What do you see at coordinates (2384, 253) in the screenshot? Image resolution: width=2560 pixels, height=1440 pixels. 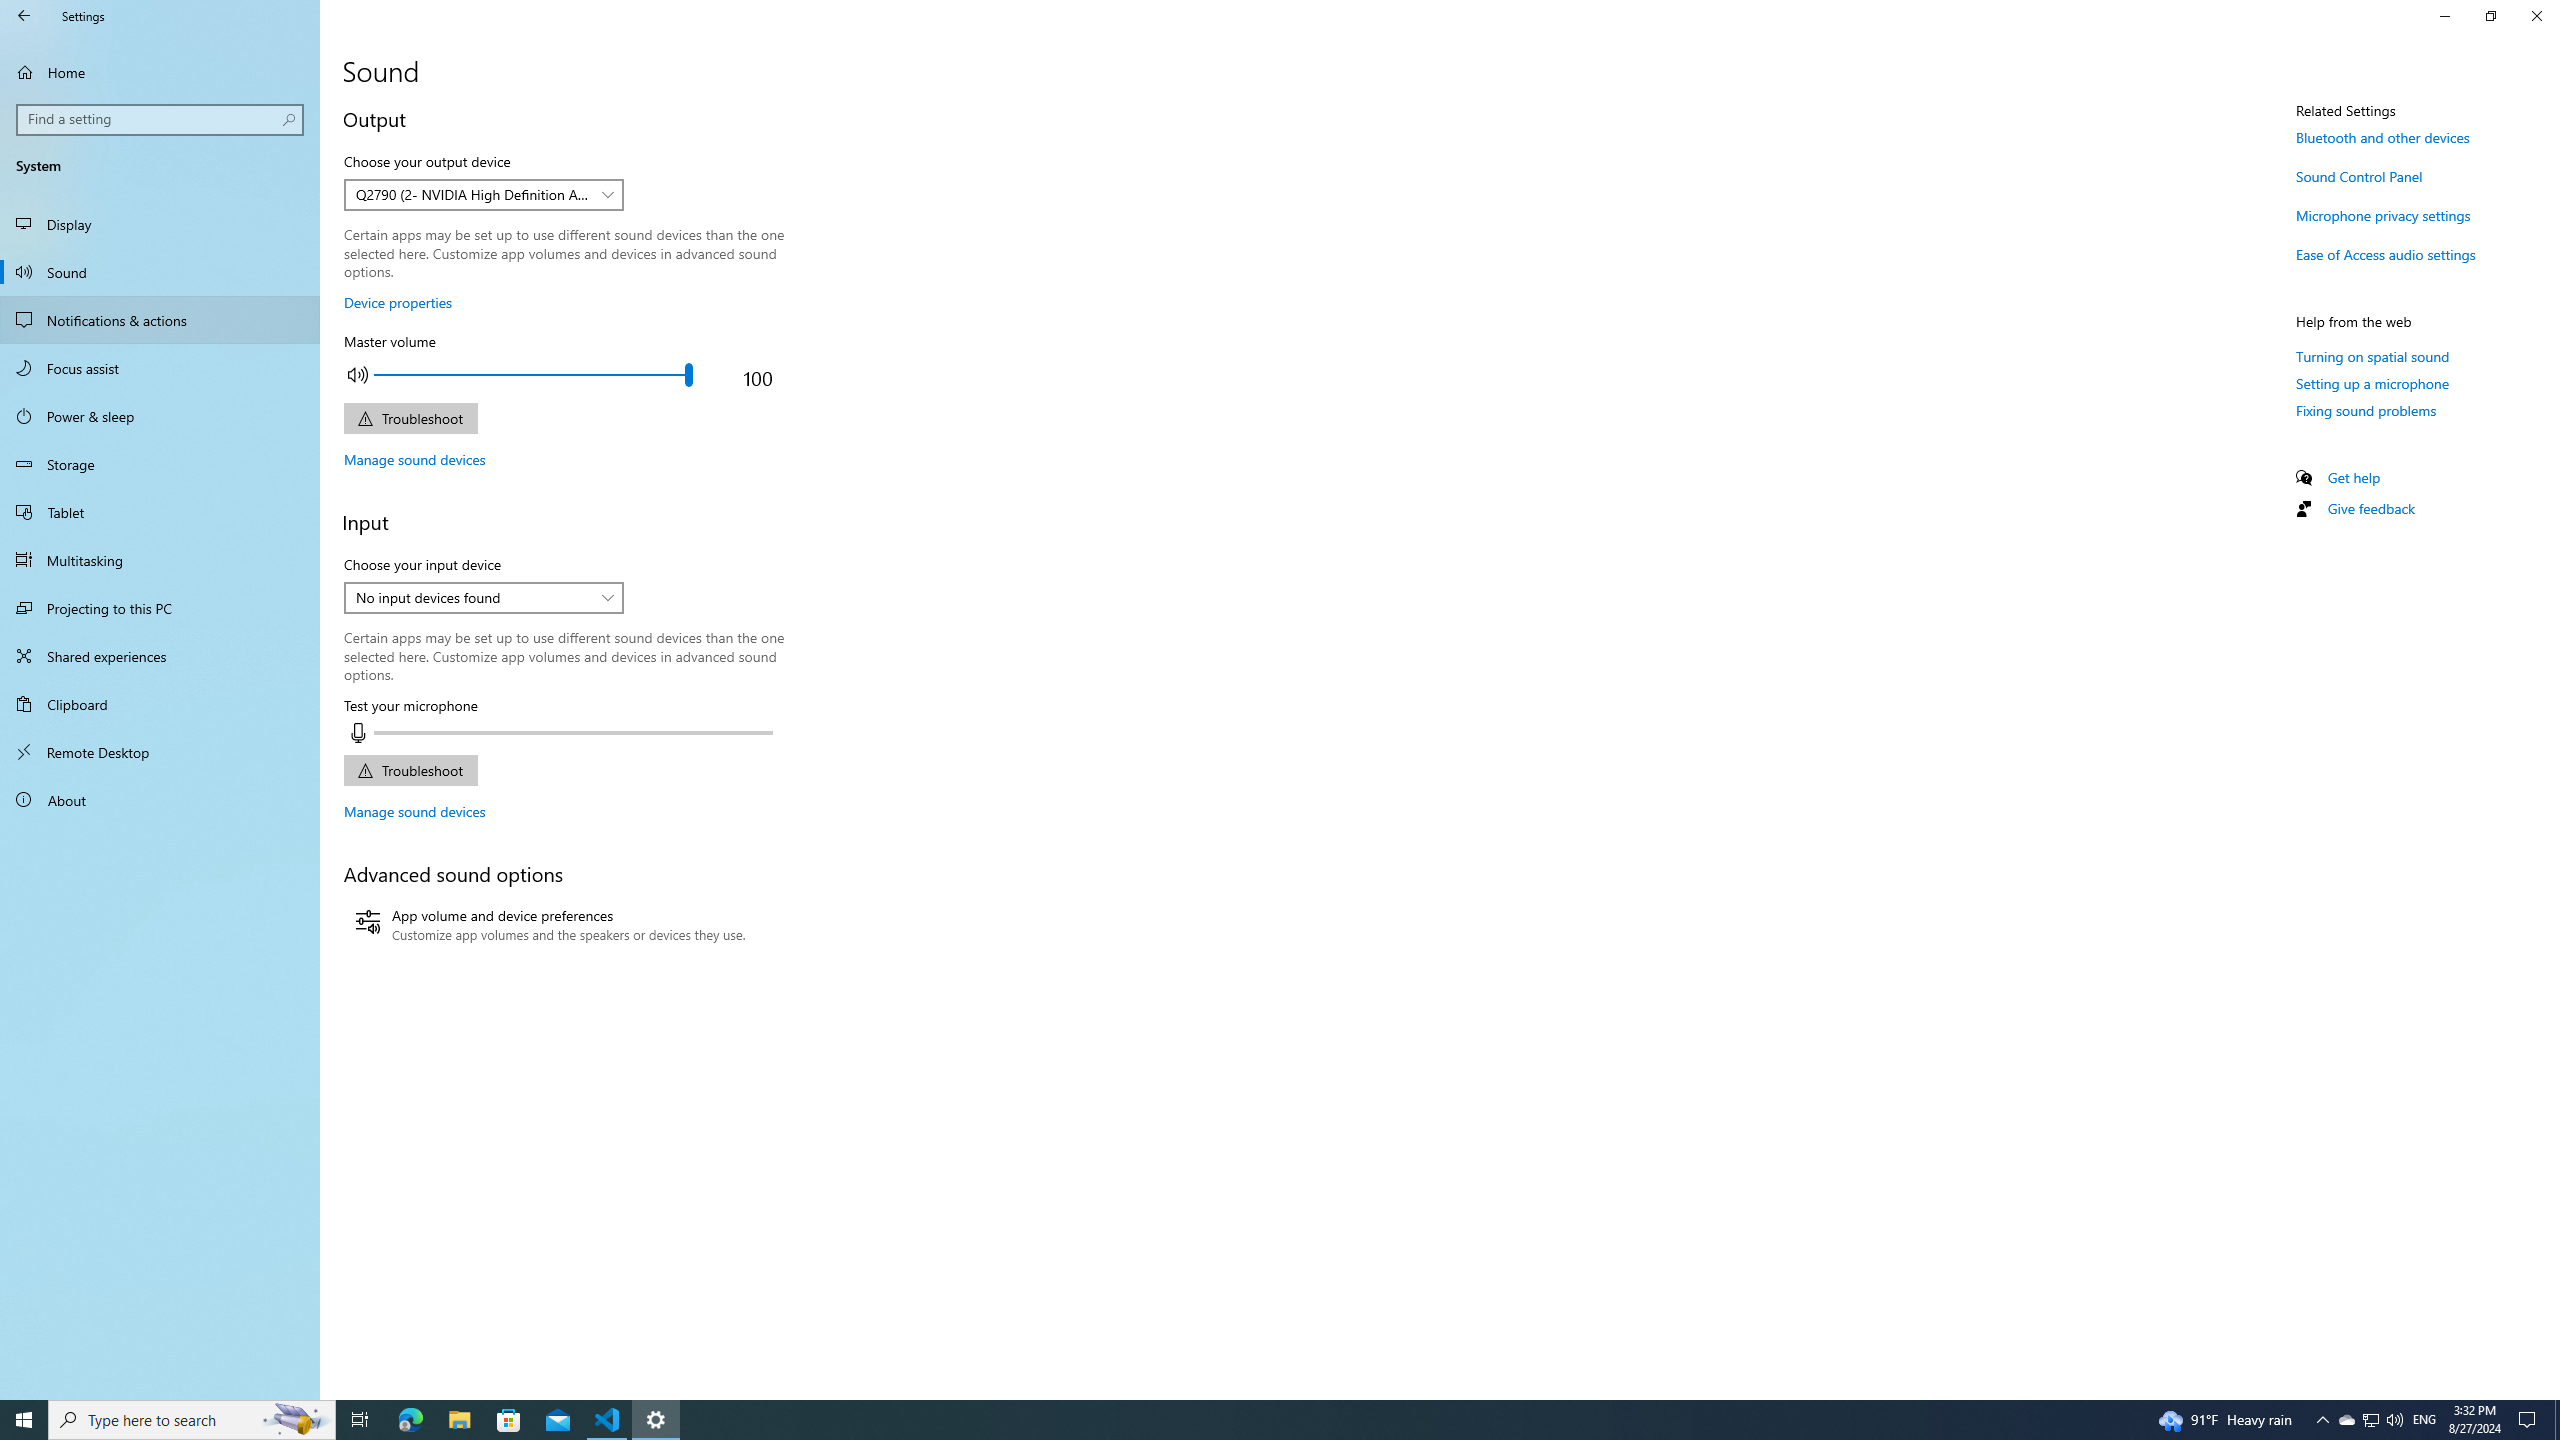 I see `'Ease of Access audio settings'` at bounding box center [2384, 253].